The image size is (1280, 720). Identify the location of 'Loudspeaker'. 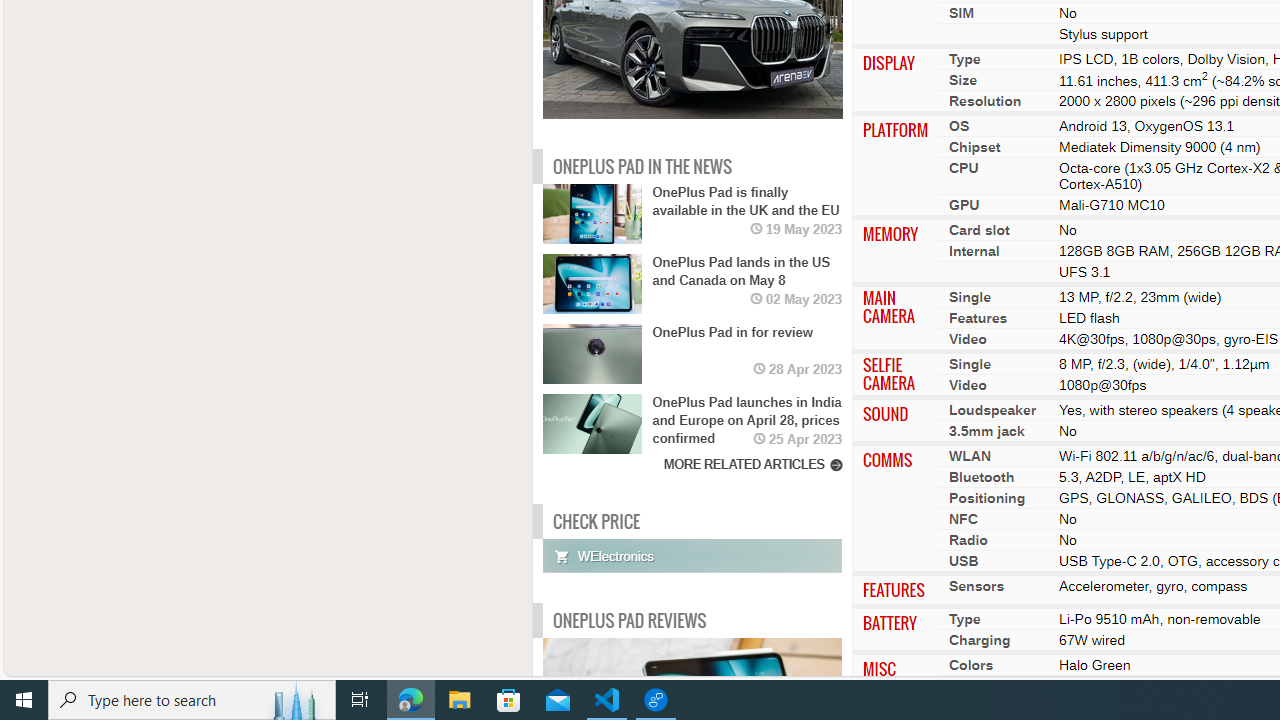
(992, 409).